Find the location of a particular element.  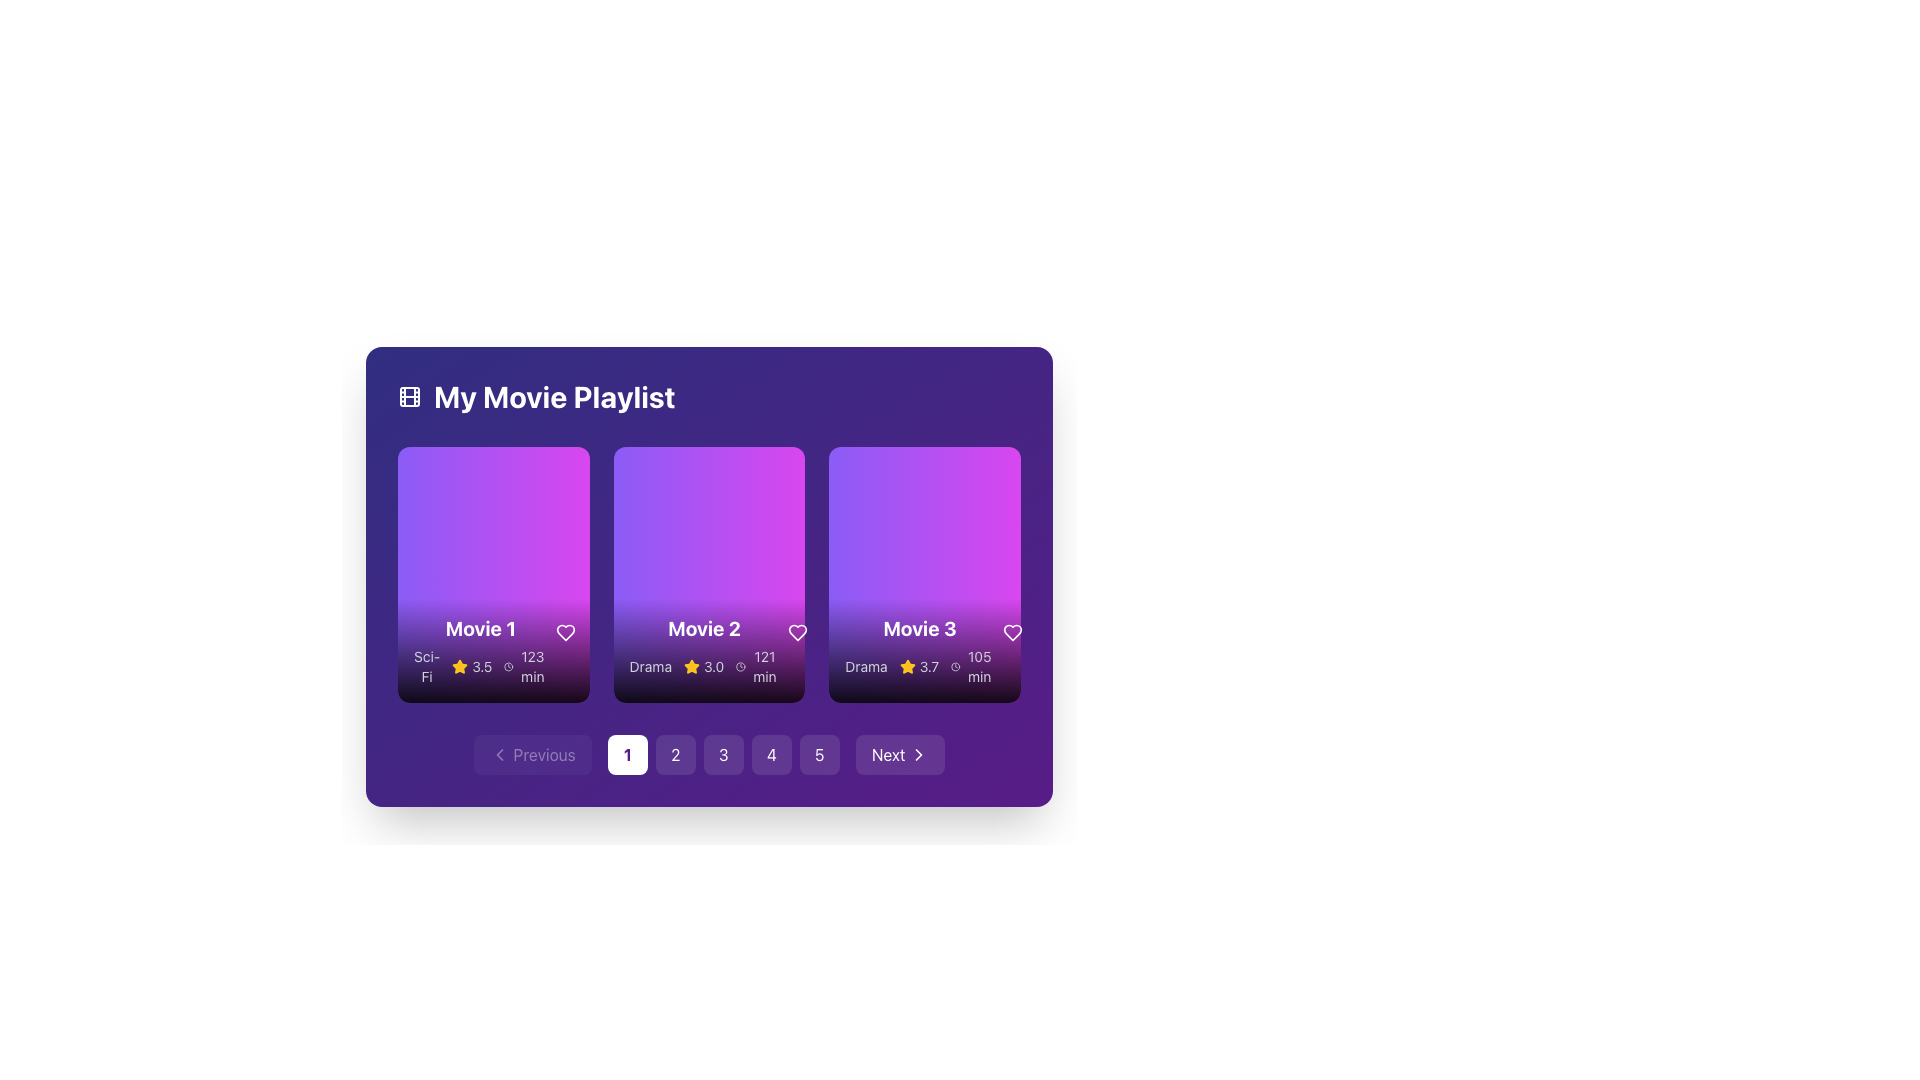

the heart icon located at the bottom right corner of the 'Movie 2' card is located at coordinates (796, 632).